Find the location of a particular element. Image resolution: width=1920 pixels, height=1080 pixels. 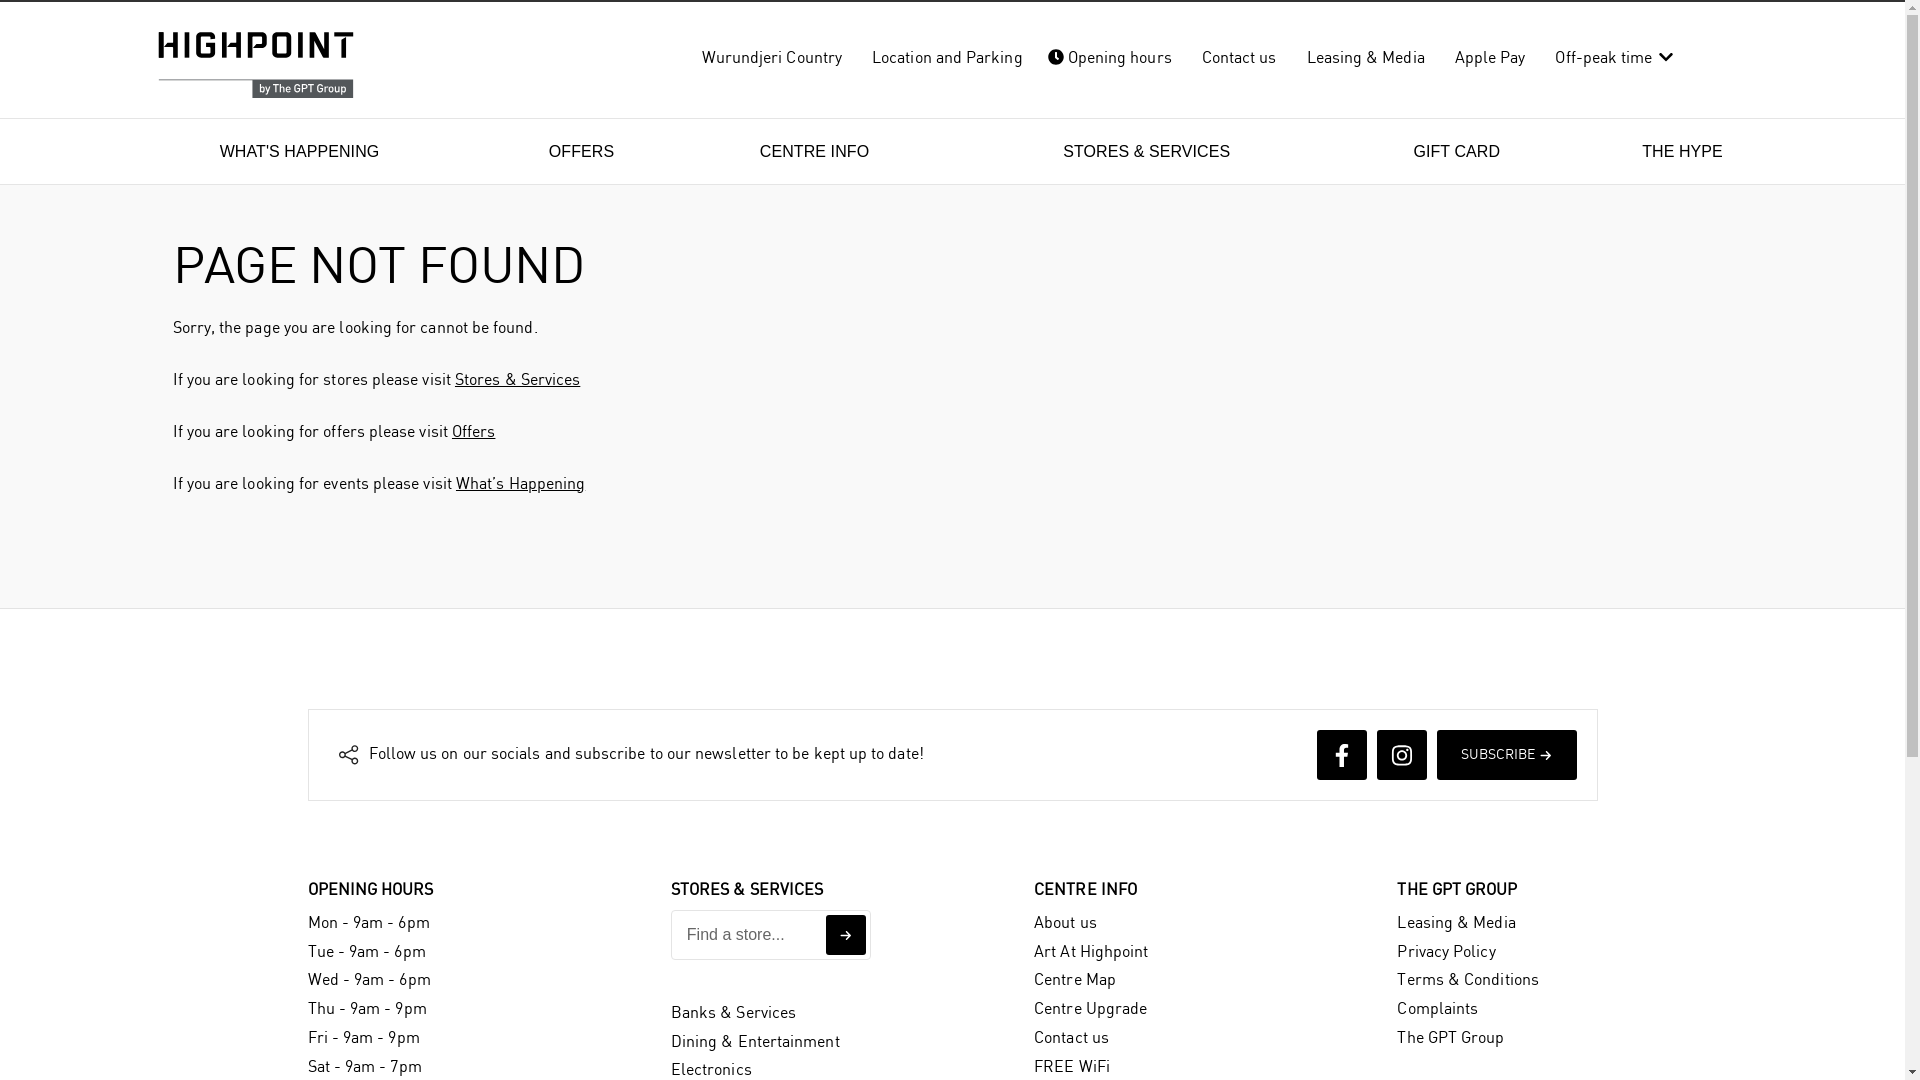

'THE HYPE' is located at coordinates (1682, 149).